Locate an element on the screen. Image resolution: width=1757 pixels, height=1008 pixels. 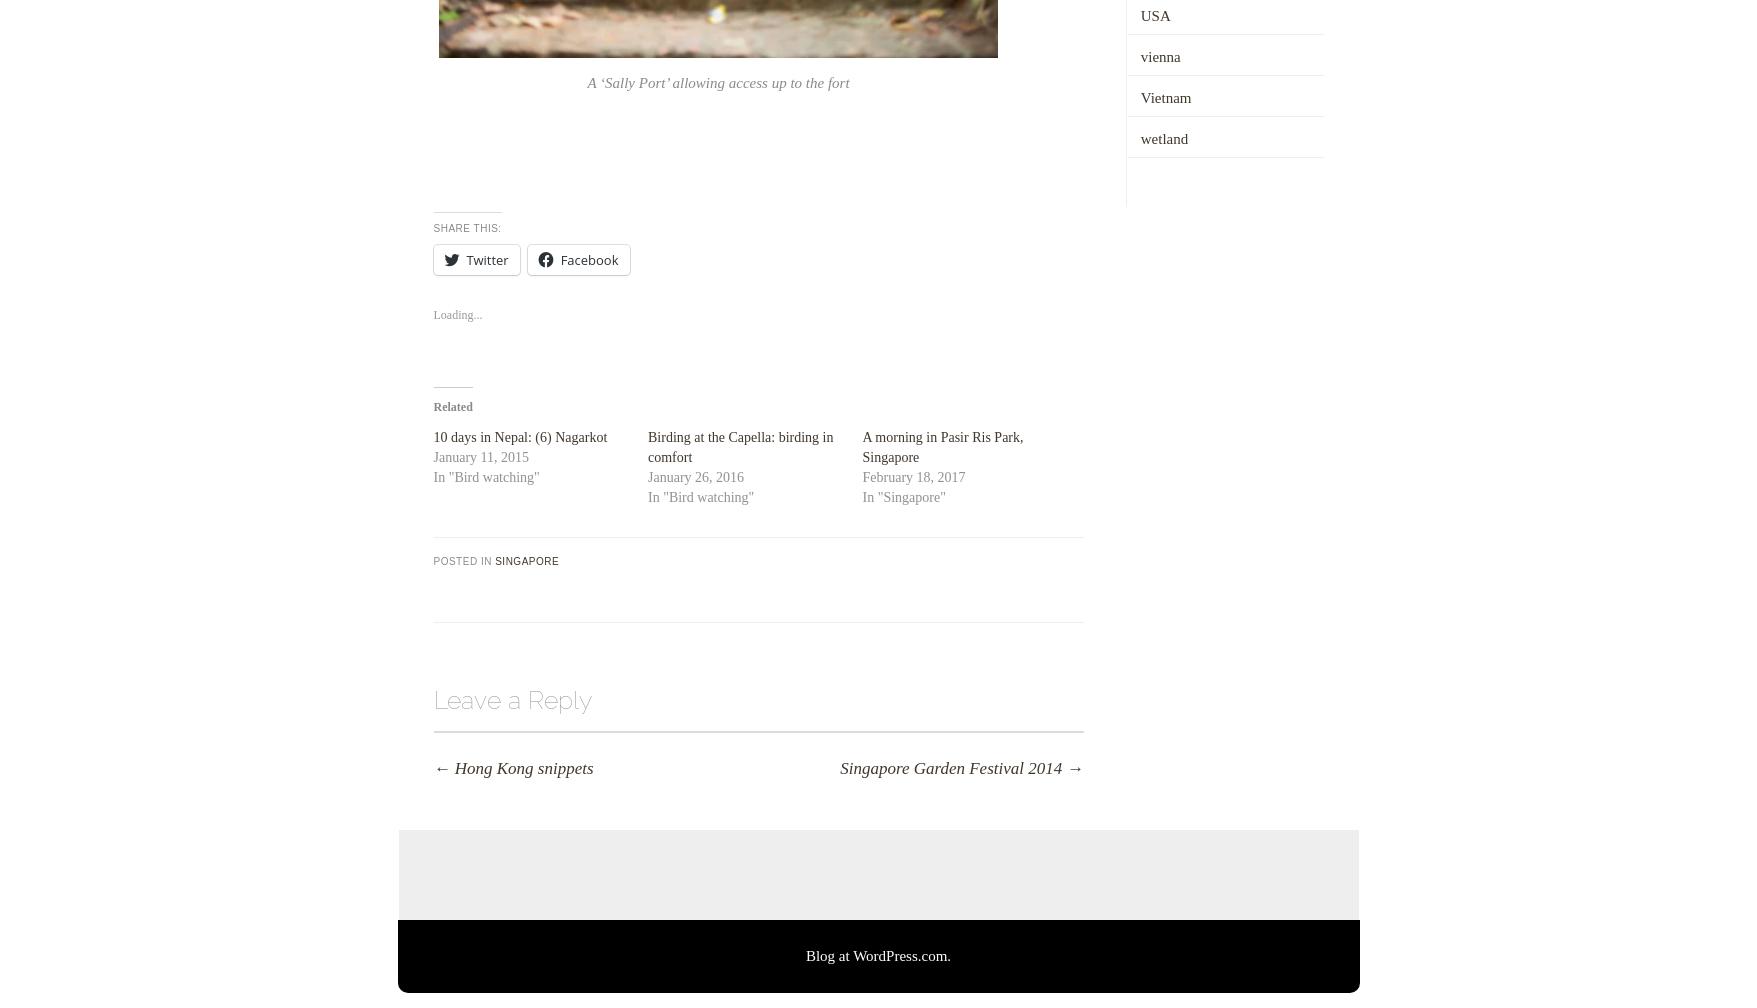
'wetland' is located at coordinates (1163, 137).